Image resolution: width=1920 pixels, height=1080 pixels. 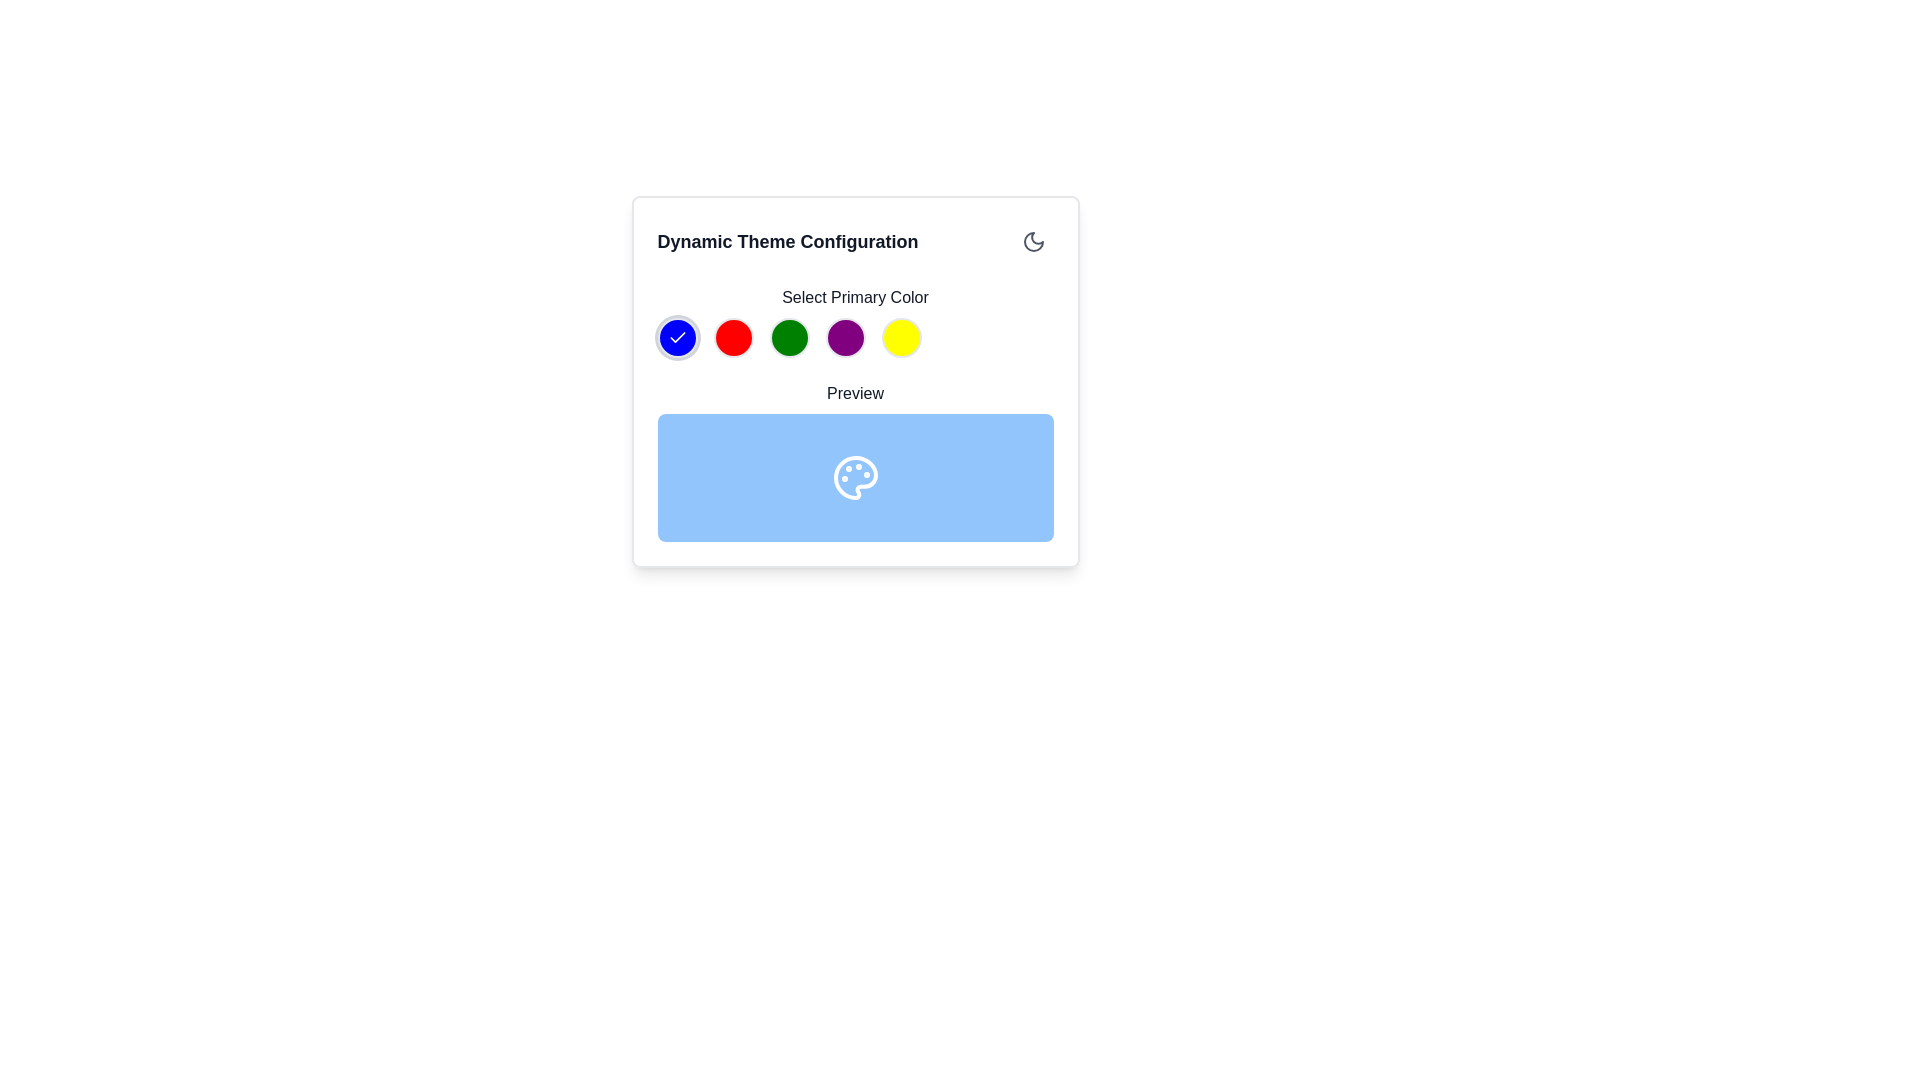 What do you see at coordinates (855, 478) in the screenshot?
I see `the color palette icon located below the 'Preview' text in the 'Dynamic Theme Configuration' card, which is situated in the center of a blue rectangular preview area` at bounding box center [855, 478].